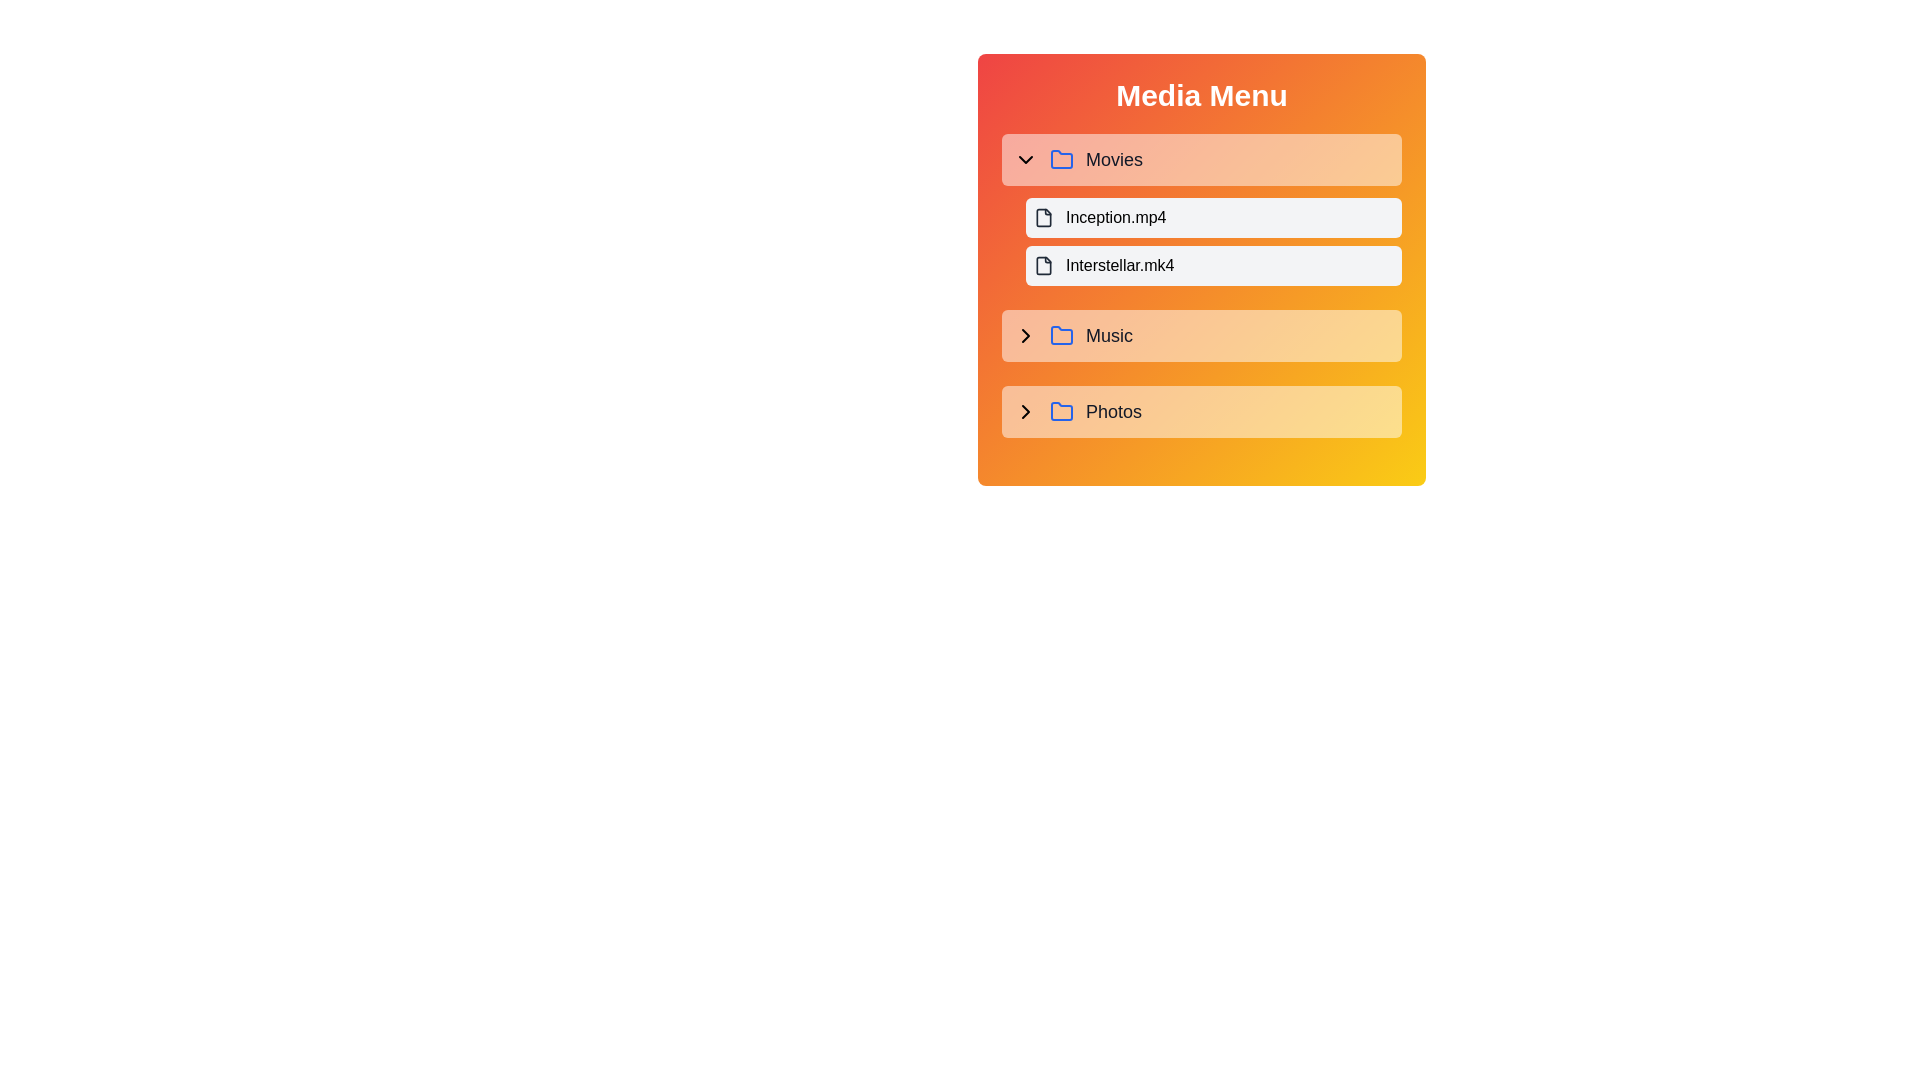 This screenshot has height=1080, width=1920. What do you see at coordinates (1118, 265) in the screenshot?
I see `the static text label representing the file 'Interstellar.mk4' located` at bounding box center [1118, 265].